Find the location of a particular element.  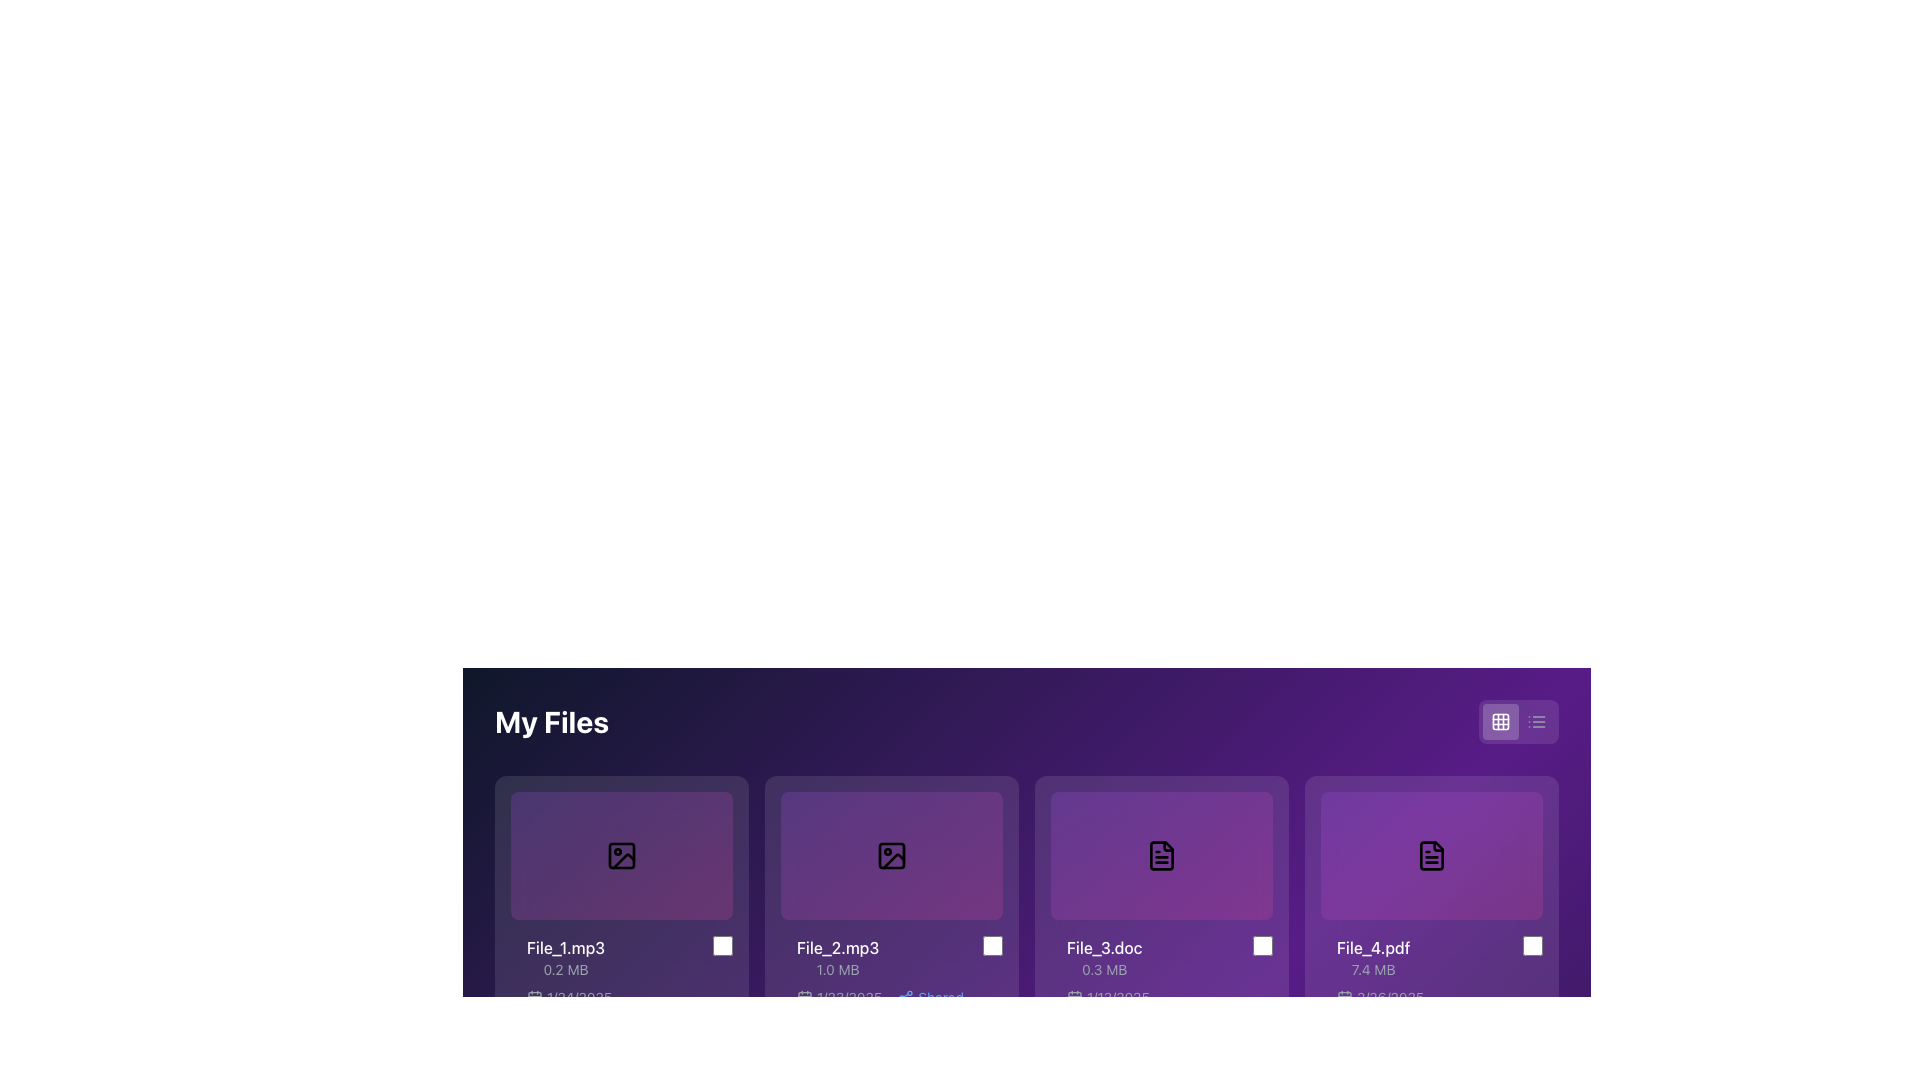

the date display element that shows '1/24/2025' next to a calendar icon, located at the bottom left of its respective file card is located at coordinates (568, 998).